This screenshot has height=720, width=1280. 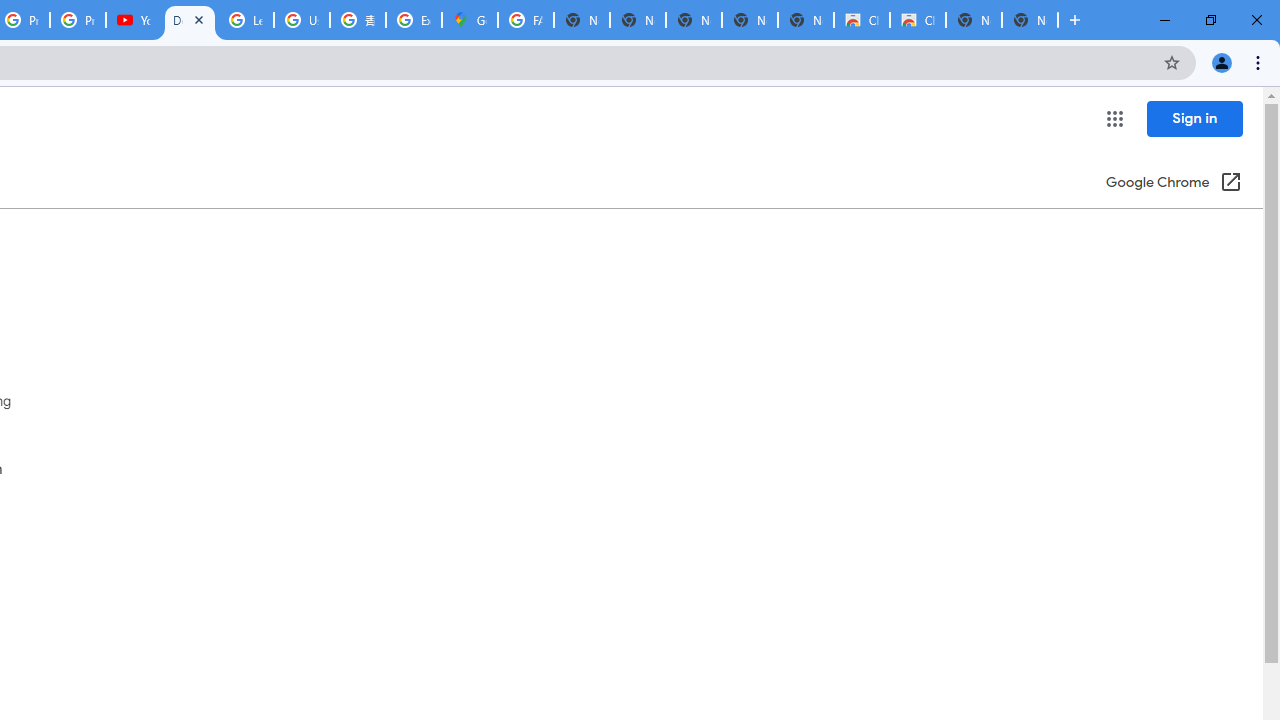 I want to click on 'YouTube', so click(x=133, y=20).